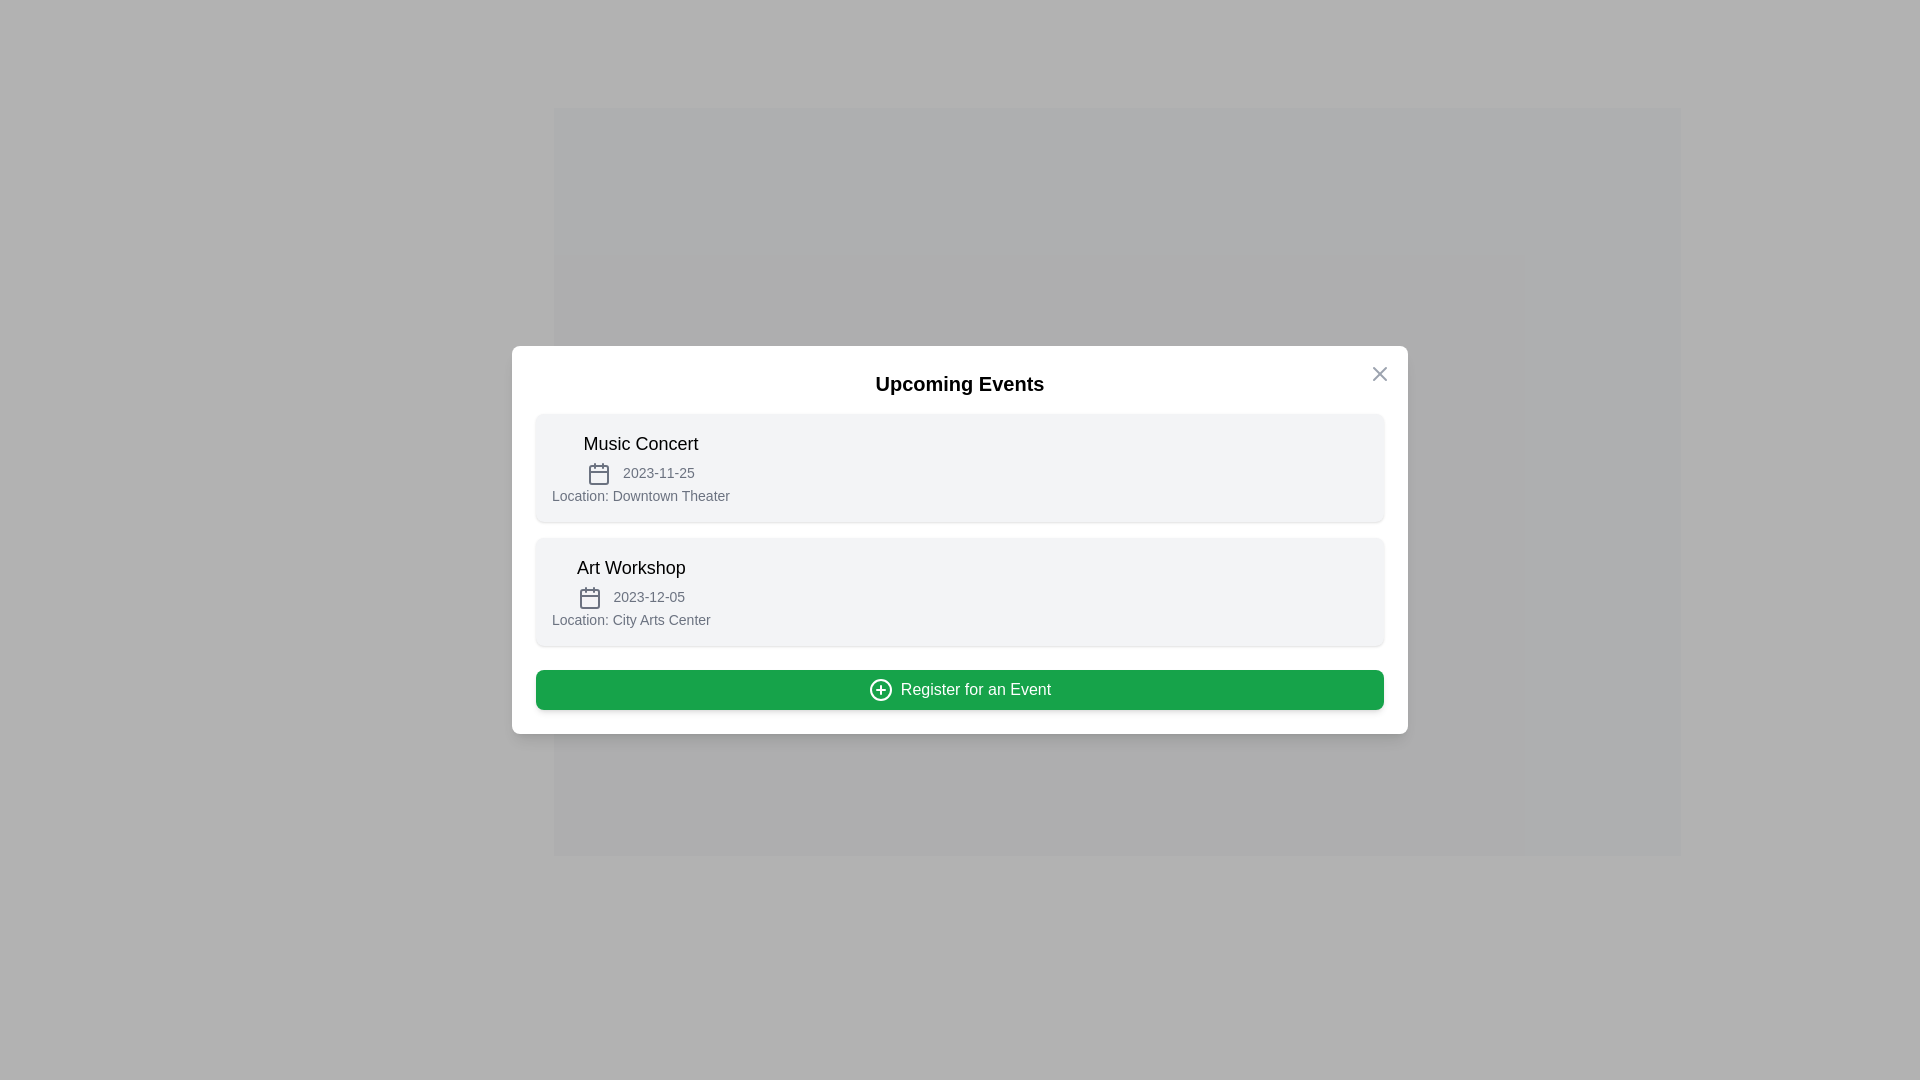 This screenshot has width=1920, height=1080. I want to click on the text label 'Art Workshop' which is styled in medium bold font and located centrally in the second list entry of the events list, so click(630, 567).